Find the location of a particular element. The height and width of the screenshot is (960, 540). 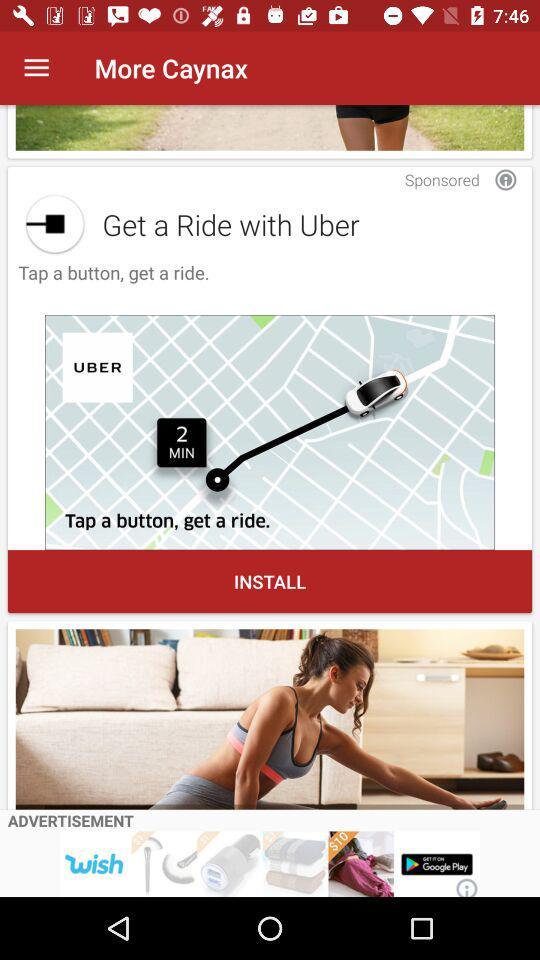

this ab workout or exercise is located at coordinates (270, 719).